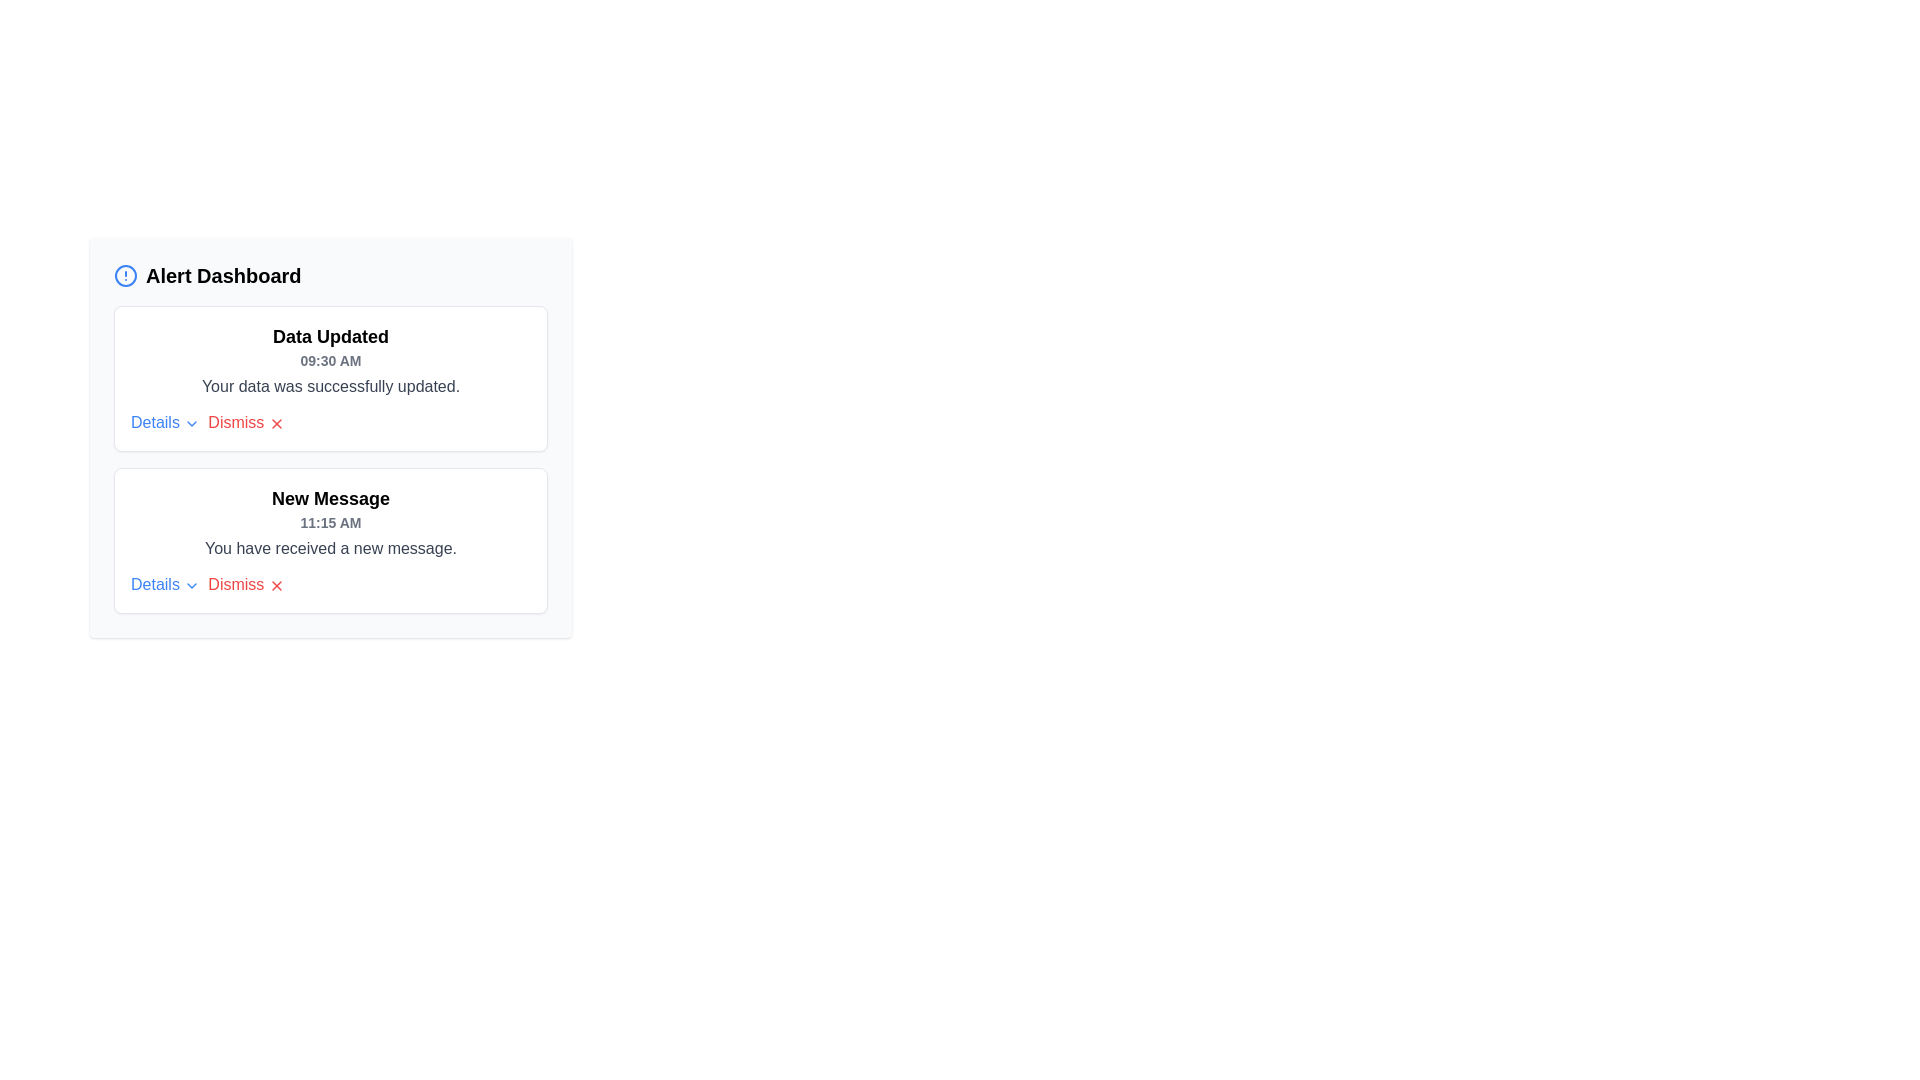  What do you see at coordinates (124, 276) in the screenshot?
I see `the alert icon located to the left of the 'Alert Dashboard' text to inspect details` at bounding box center [124, 276].